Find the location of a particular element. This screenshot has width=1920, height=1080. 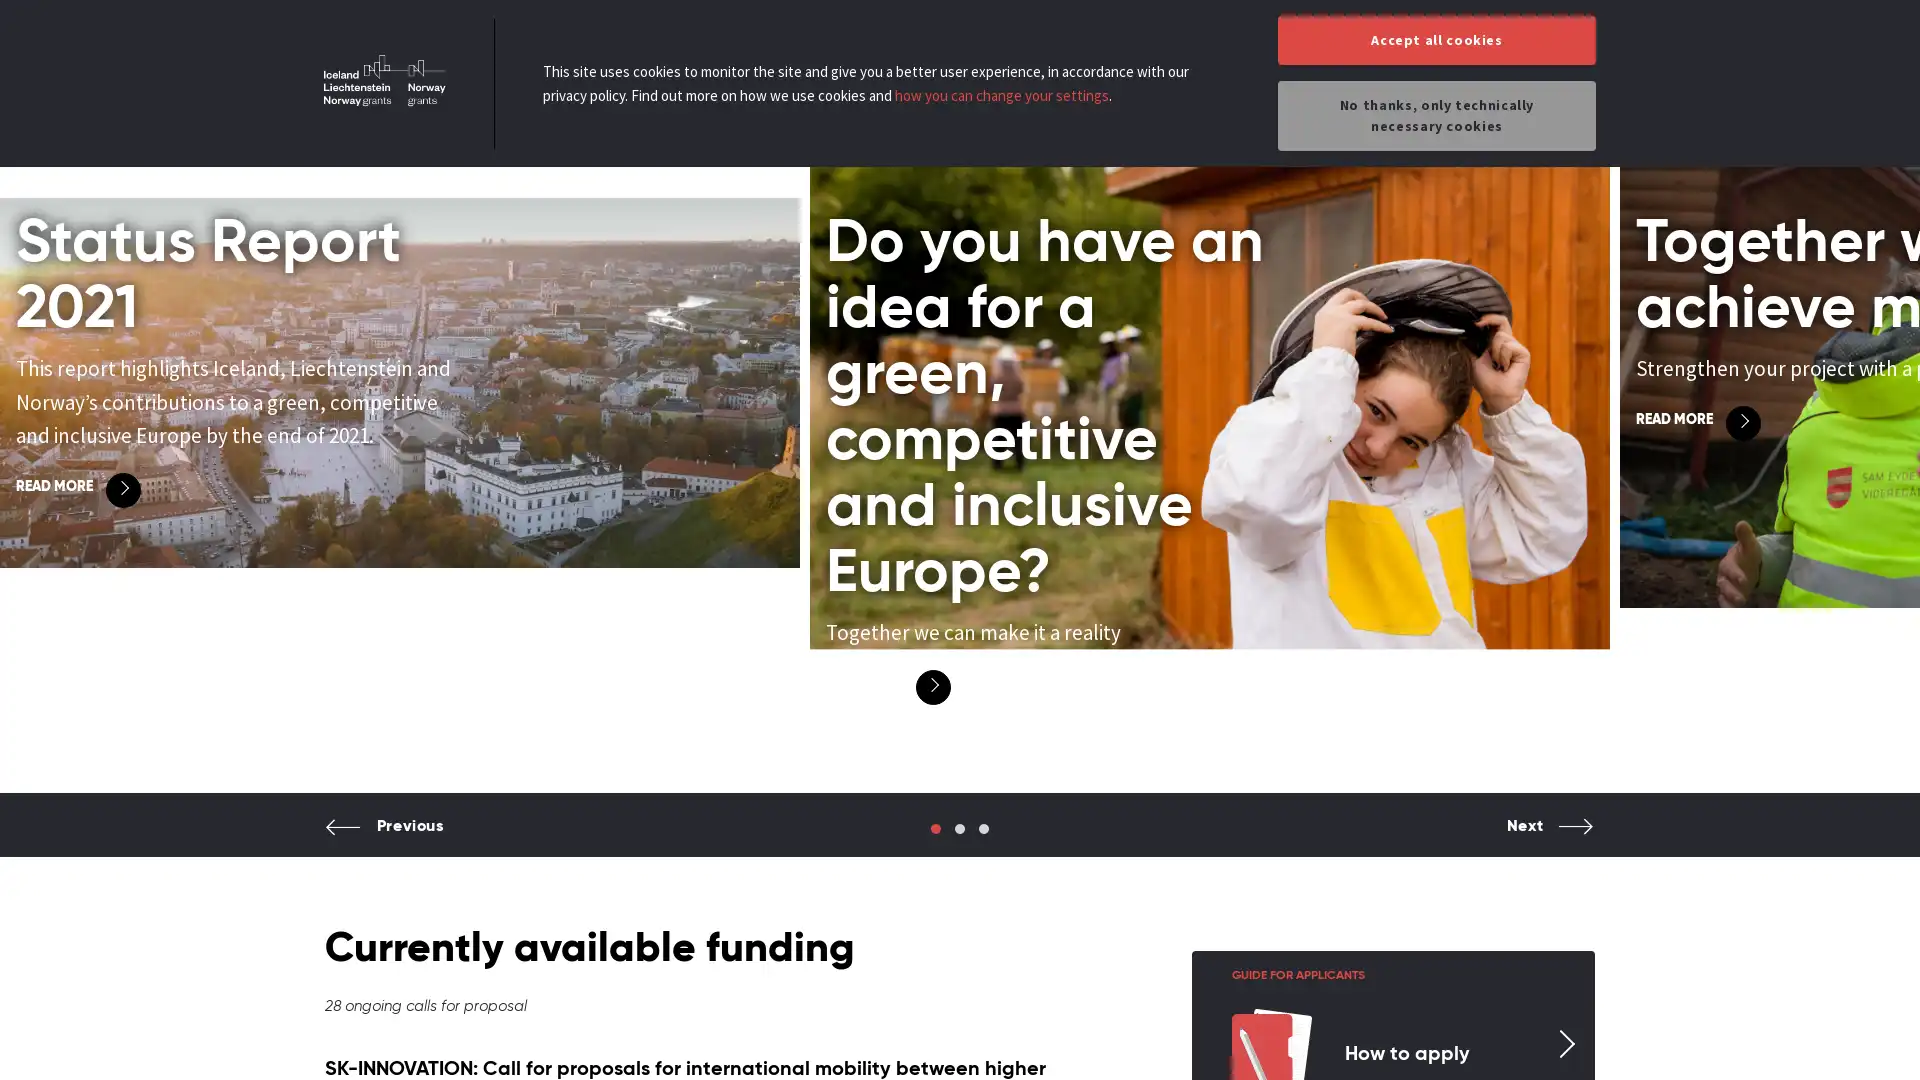

Previous is located at coordinates (384, 841).